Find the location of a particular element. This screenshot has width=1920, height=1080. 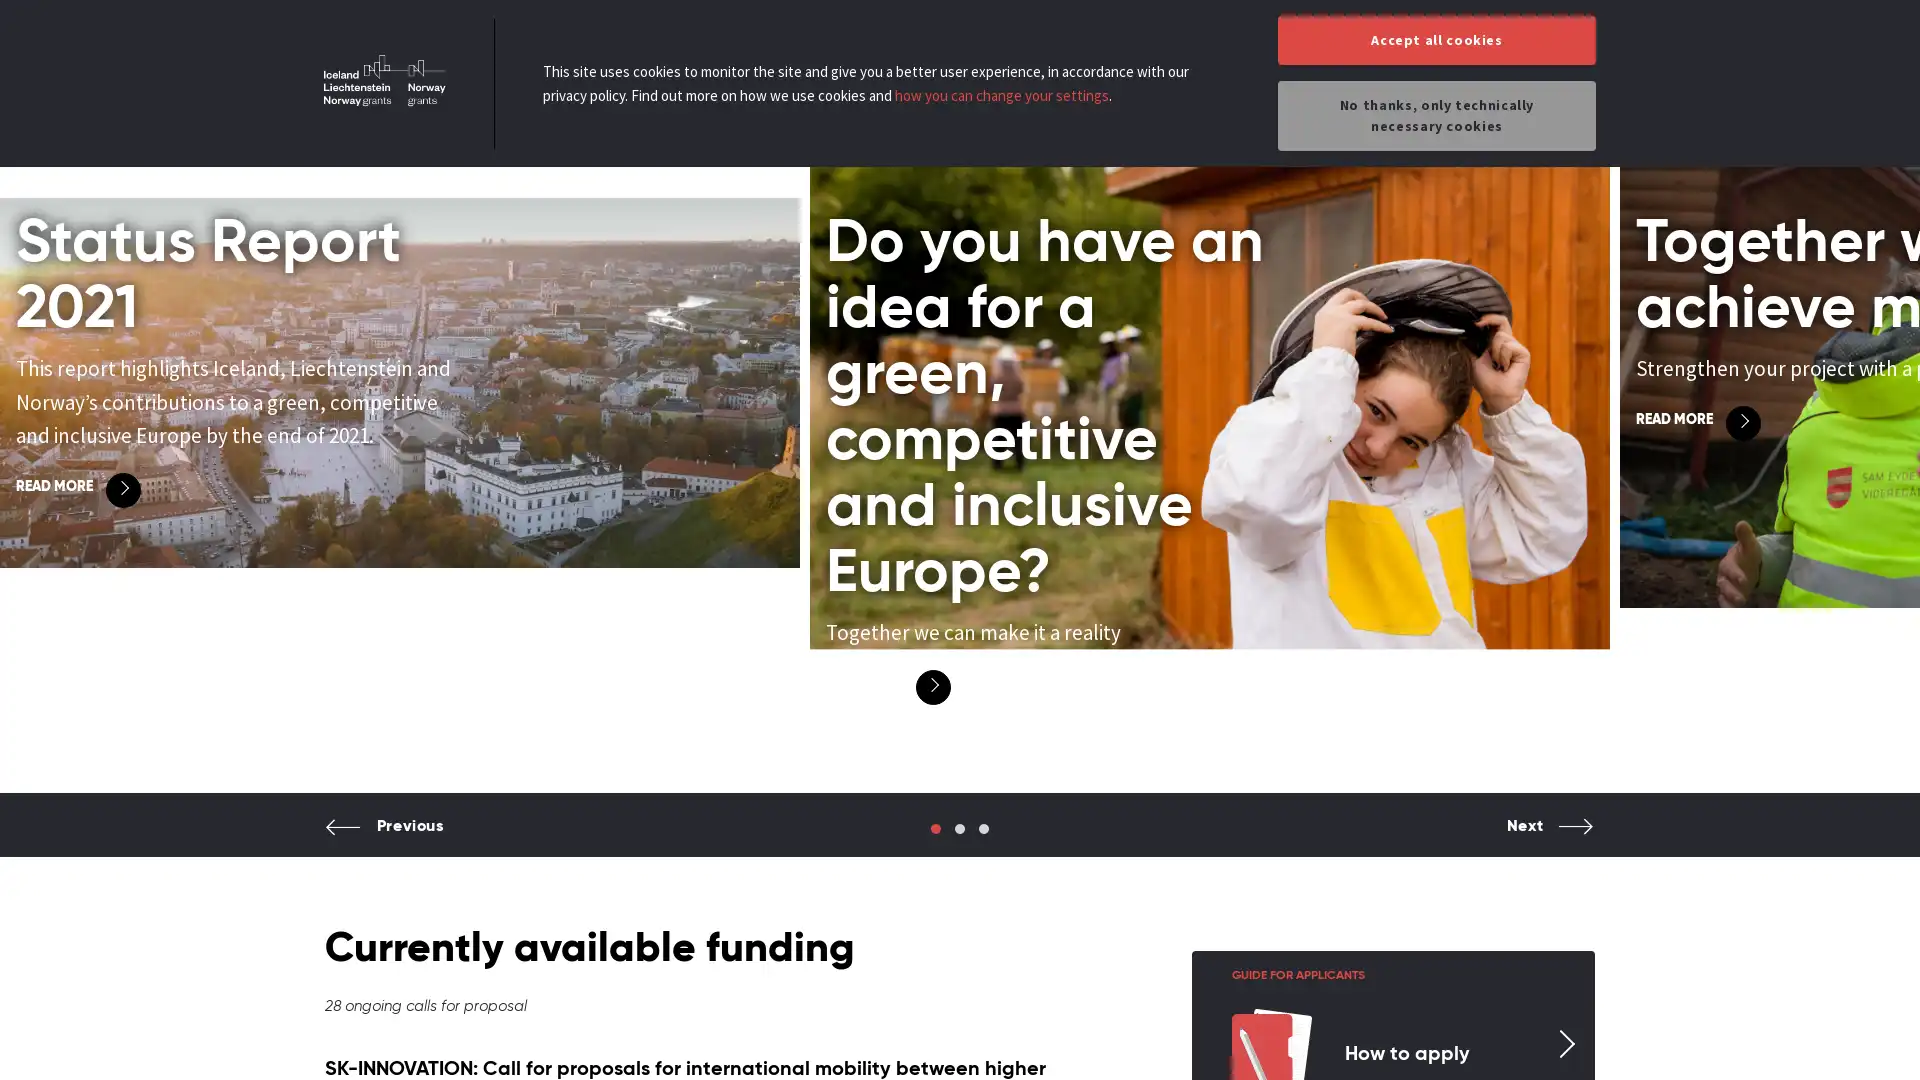

Previous is located at coordinates (384, 841).